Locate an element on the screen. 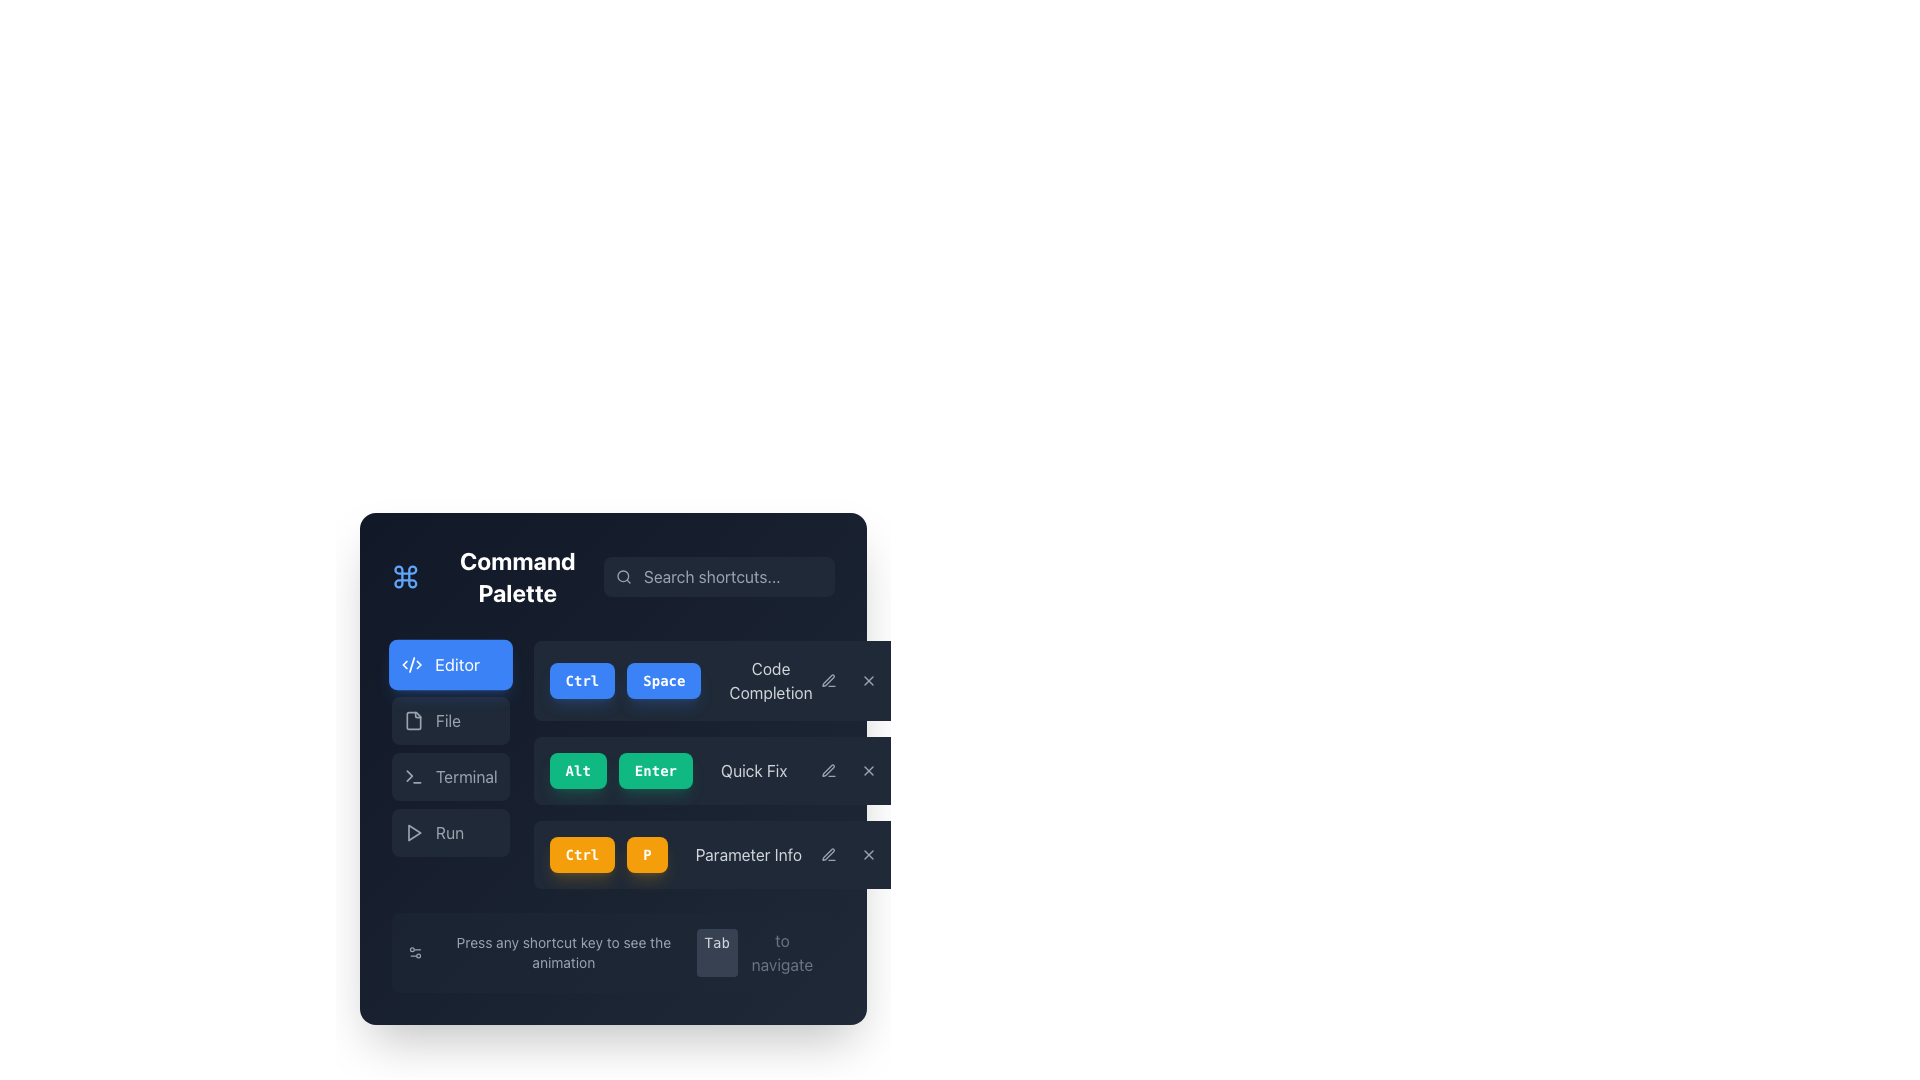 The width and height of the screenshot is (1920, 1080). the small gear icon, which is light gray and located within a dark rectangular area under the text 'Press any shortcut key to see the animation' is located at coordinates (414, 951).